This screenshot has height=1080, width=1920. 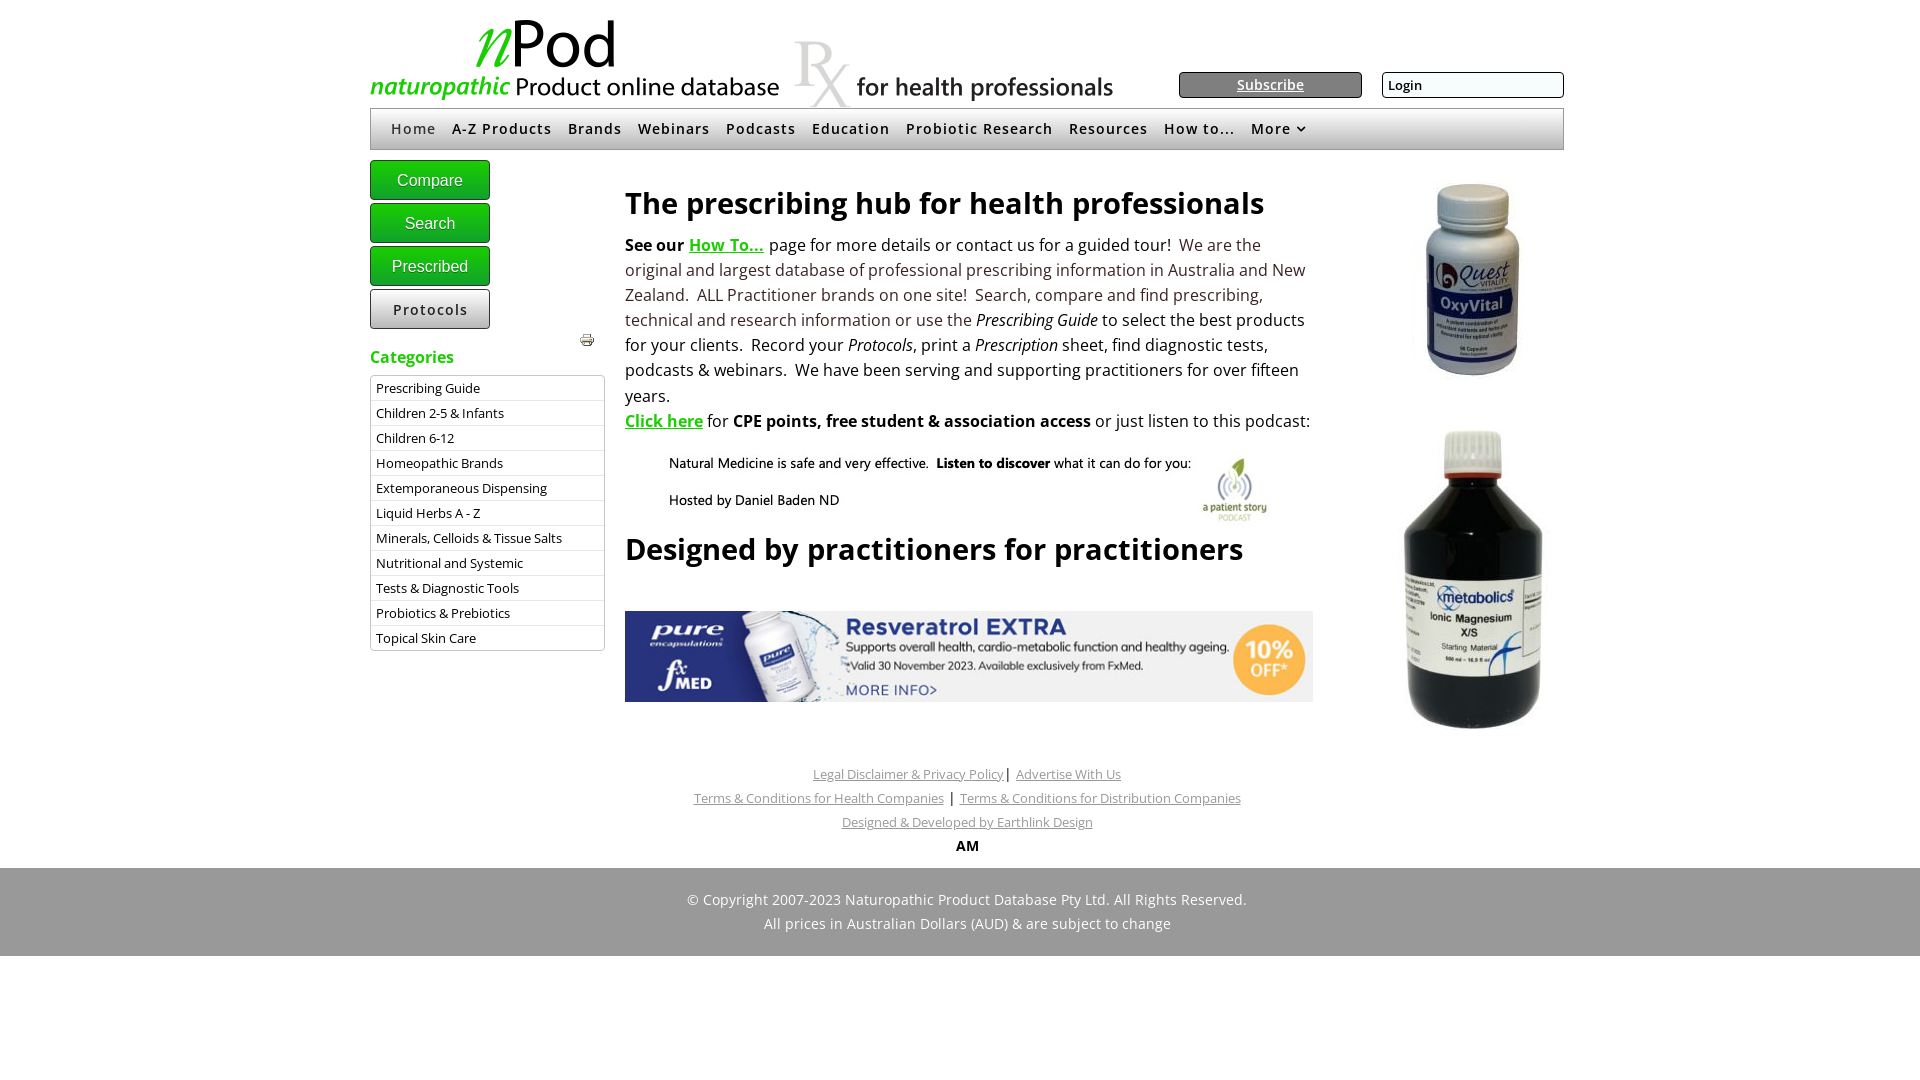 What do you see at coordinates (663, 419) in the screenshot?
I see `'Click here'` at bounding box center [663, 419].